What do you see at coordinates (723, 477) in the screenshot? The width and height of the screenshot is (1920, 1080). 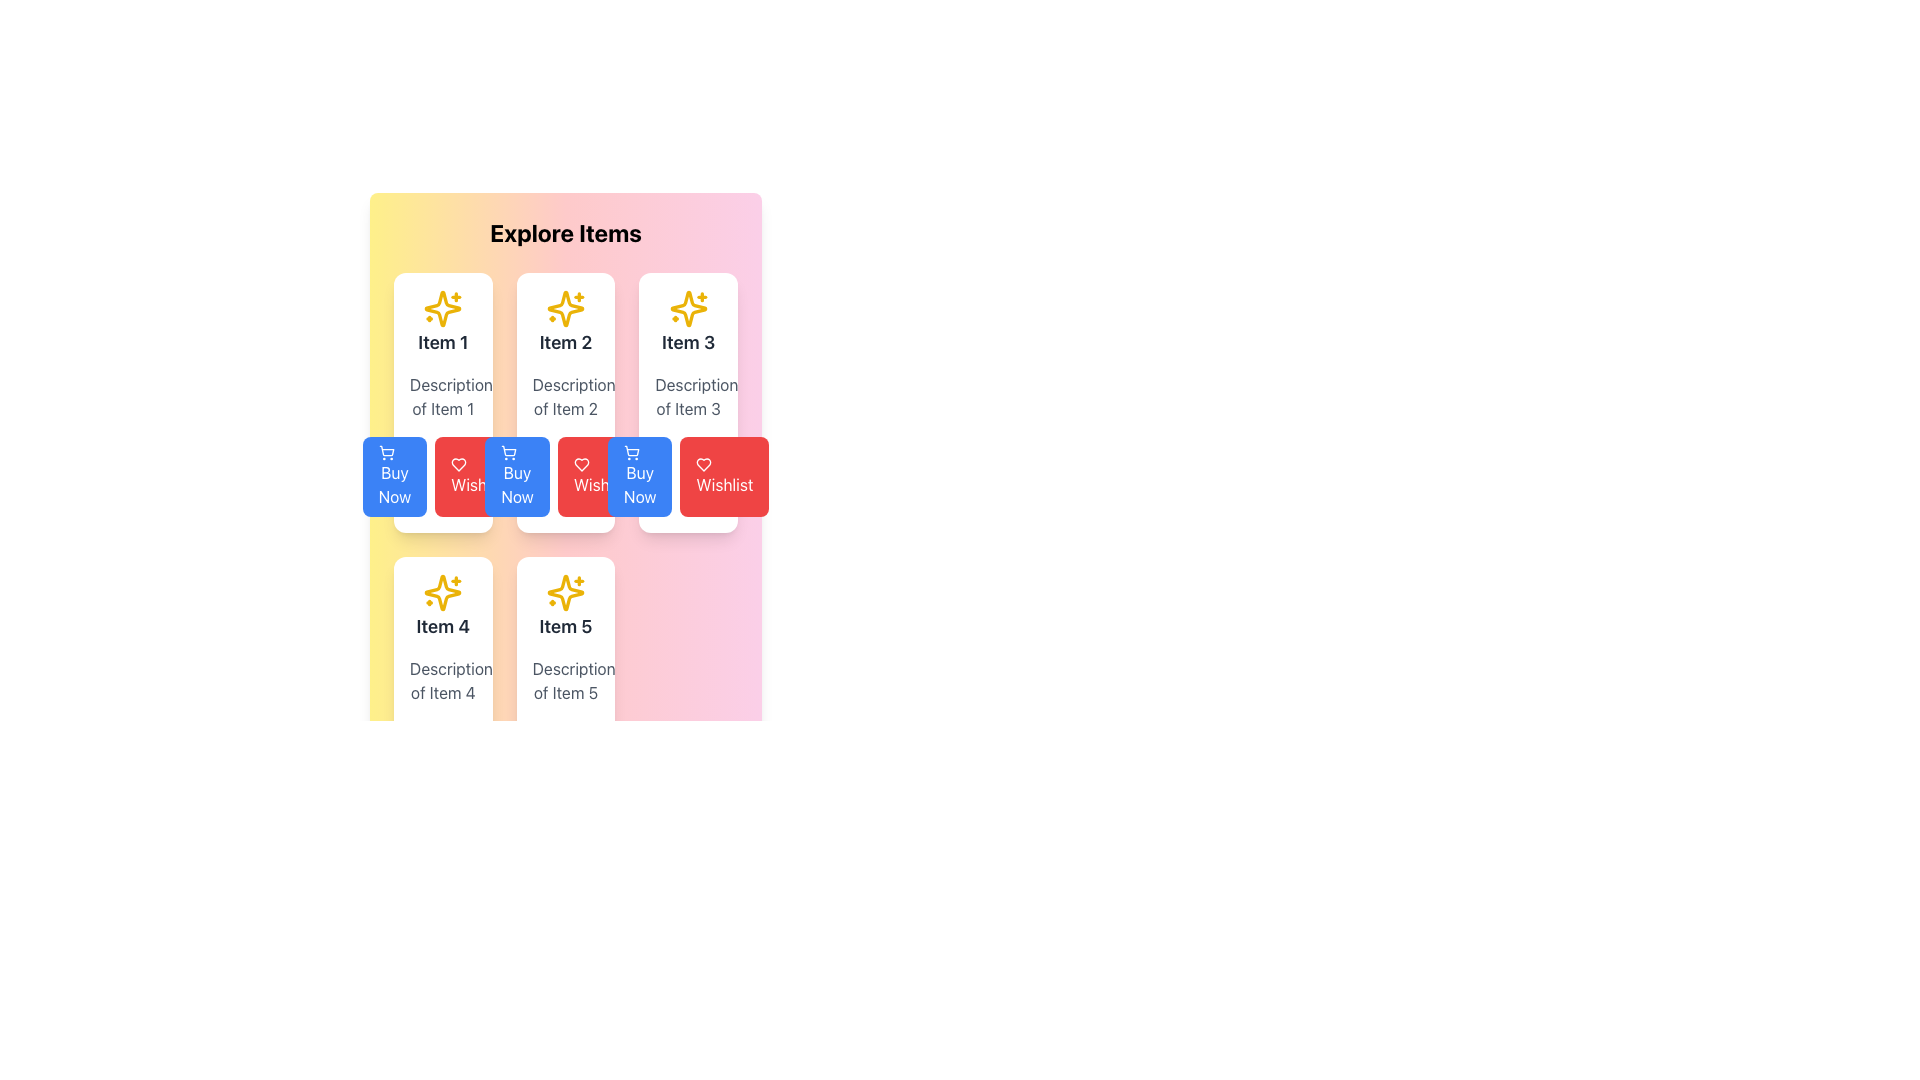 I see `the red 'Wishlist' button with white text and a heart icon, located to the right of the blue 'Buy Now' button under 'Item 3' in the grid of items` at bounding box center [723, 477].